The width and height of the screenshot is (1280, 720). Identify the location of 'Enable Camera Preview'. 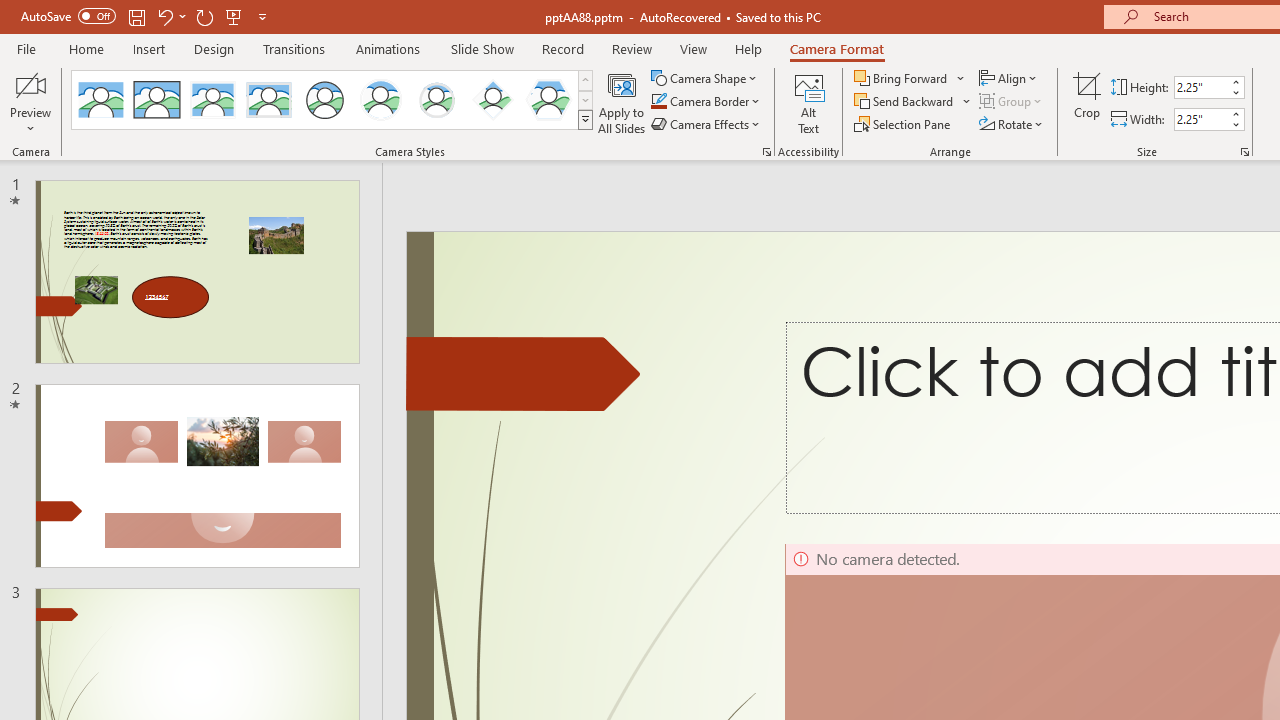
(30, 84).